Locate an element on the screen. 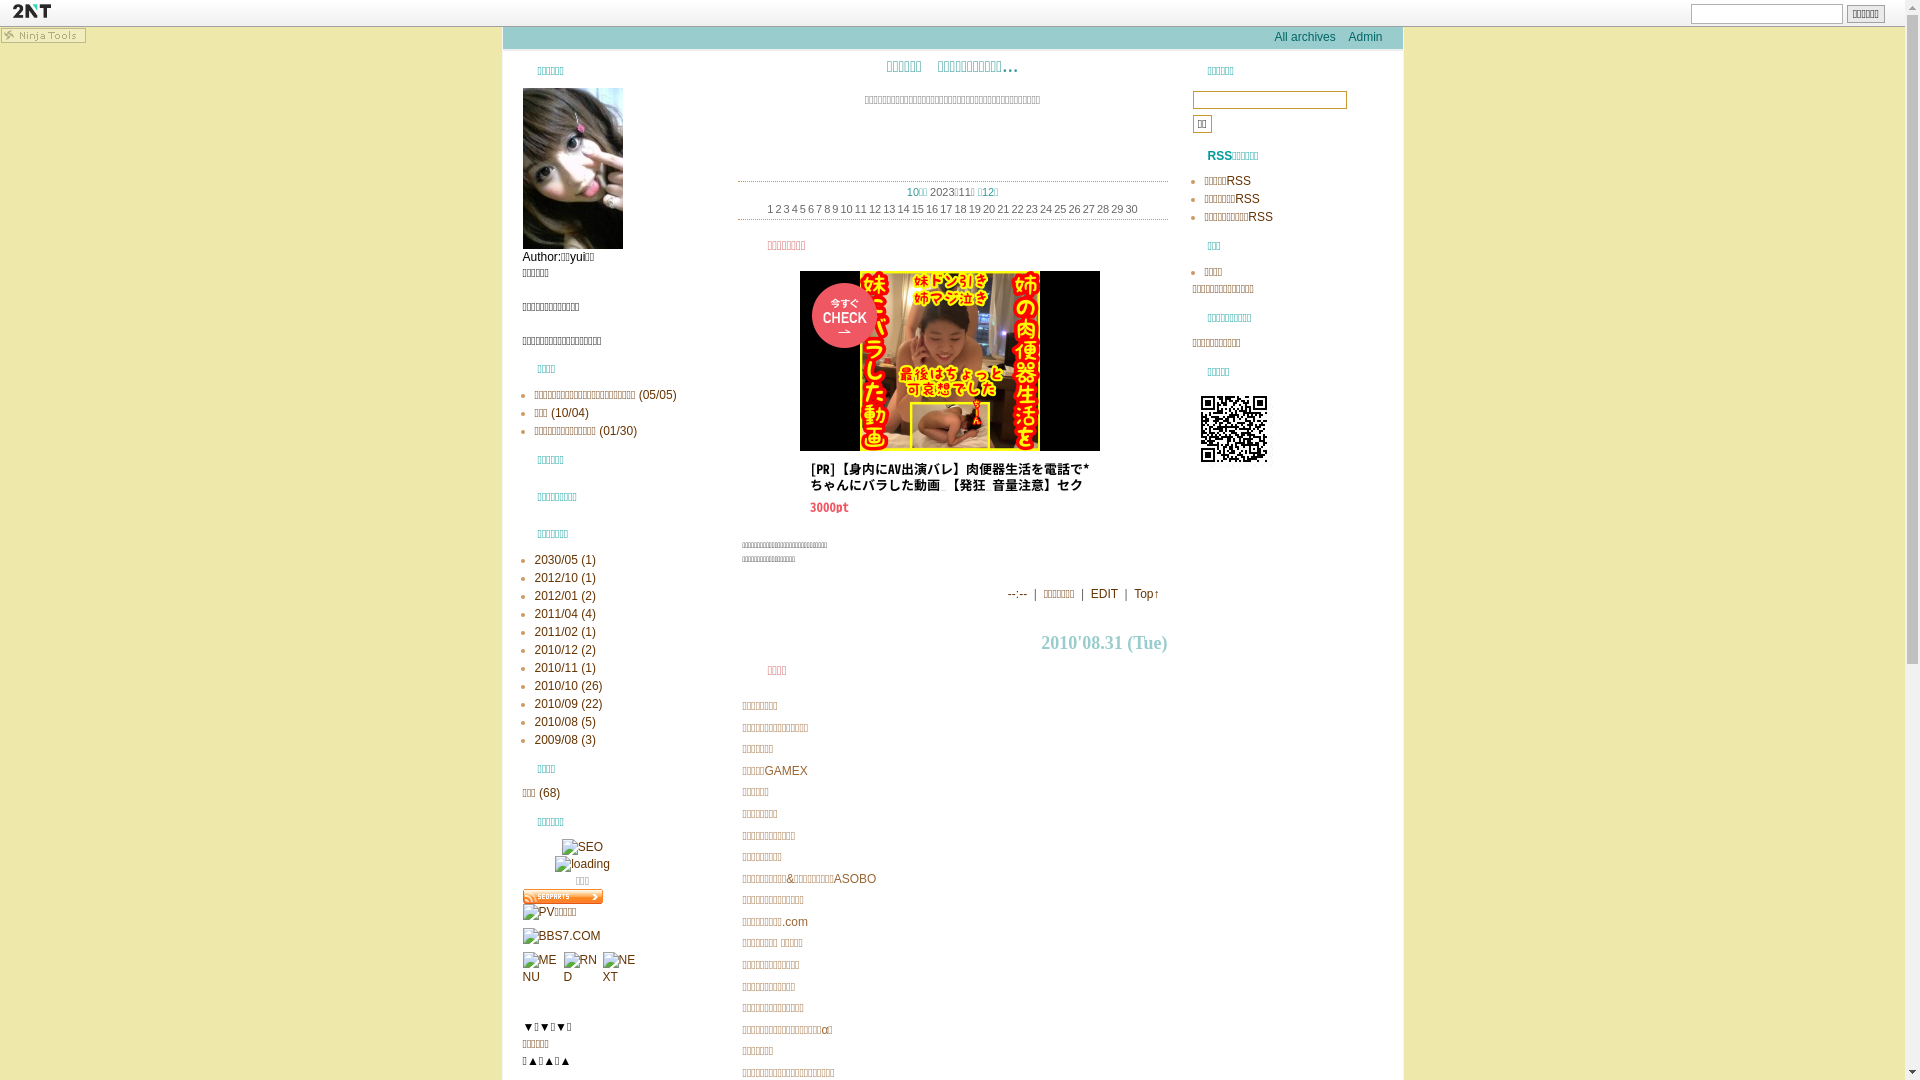 The height and width of the screenshot is (1080, 1920). '2030/05 (1)' is located at coordinates (533, 559).